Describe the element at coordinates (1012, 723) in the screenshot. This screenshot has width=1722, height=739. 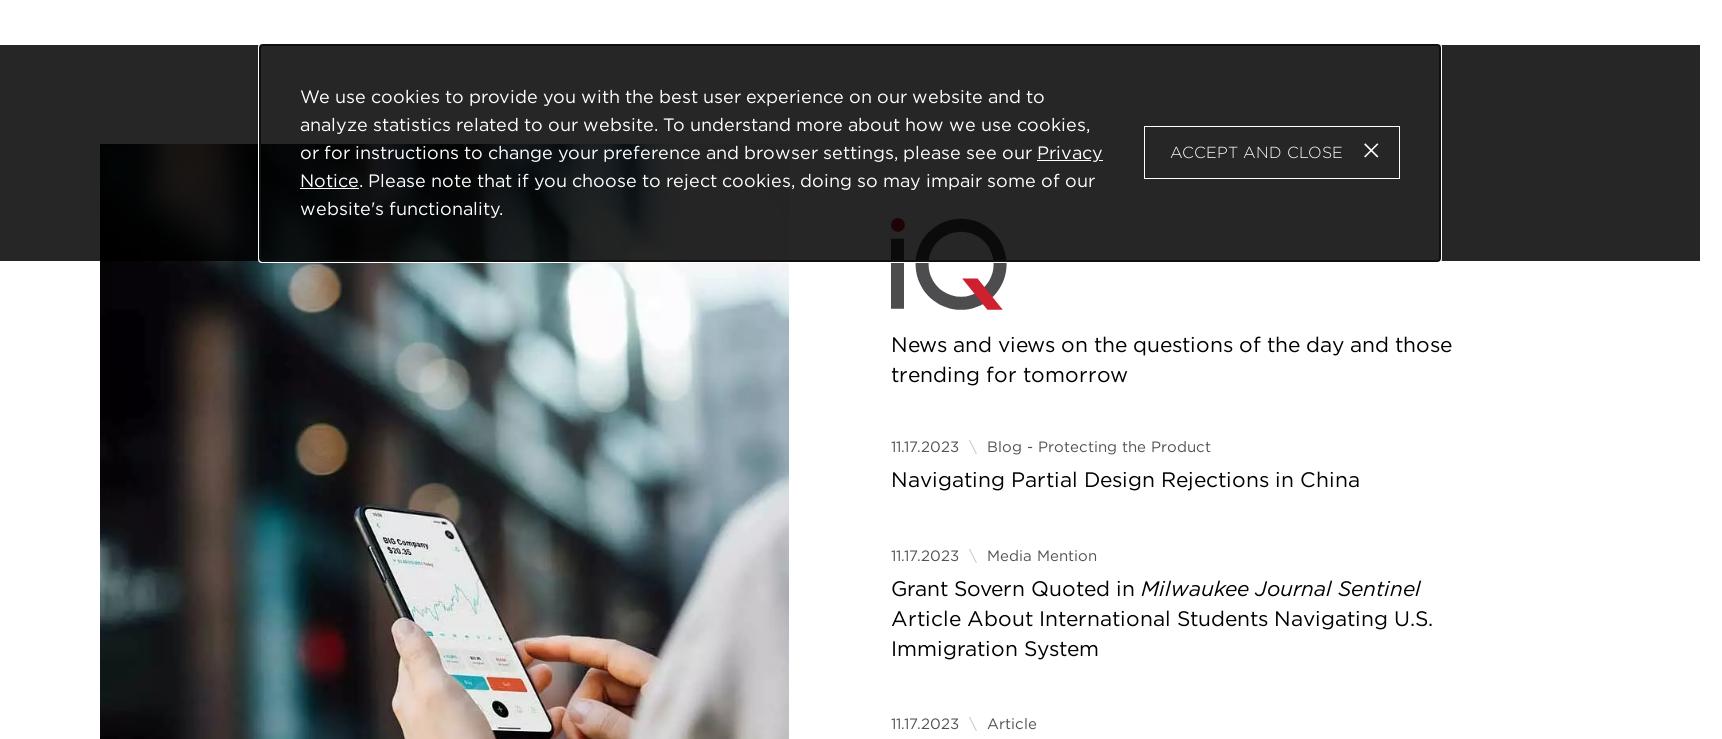
I see `'Article'` at that location.